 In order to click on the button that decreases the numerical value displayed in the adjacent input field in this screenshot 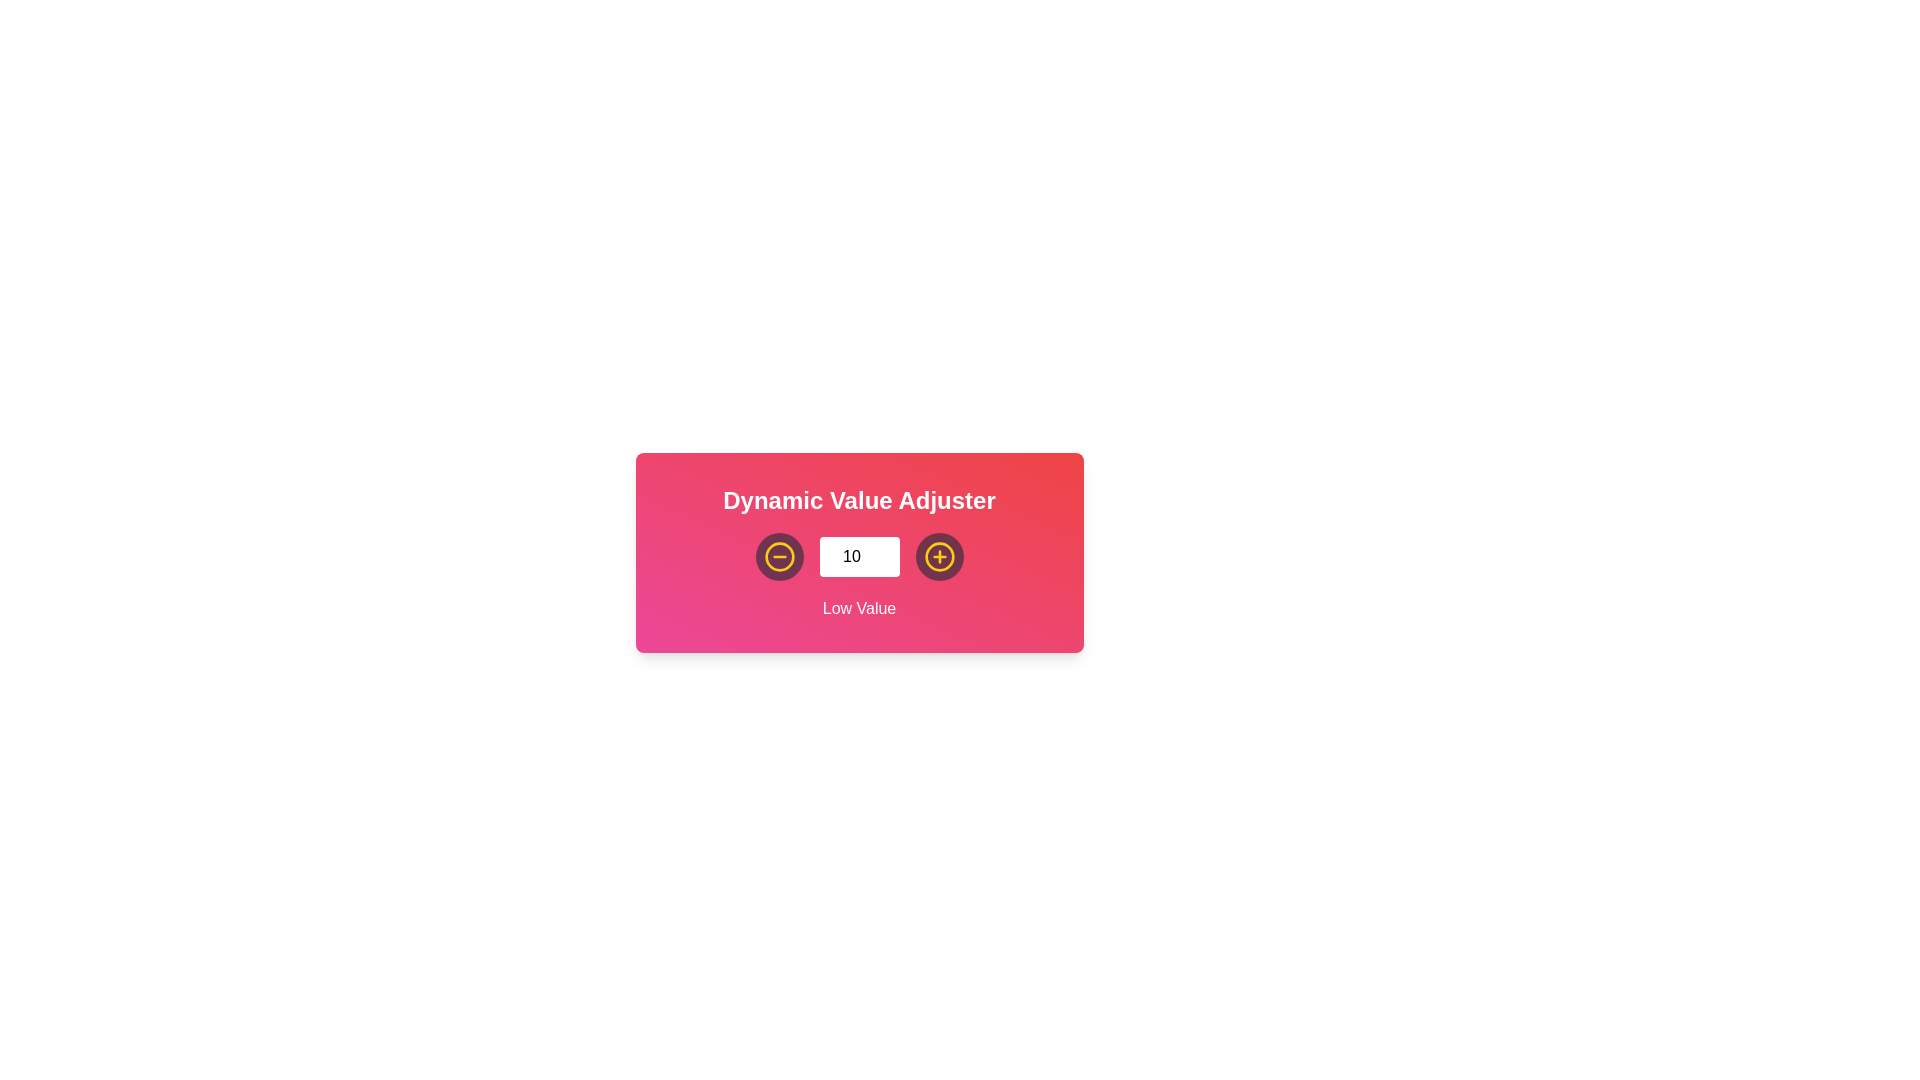, I will do `click(778, 556)`.